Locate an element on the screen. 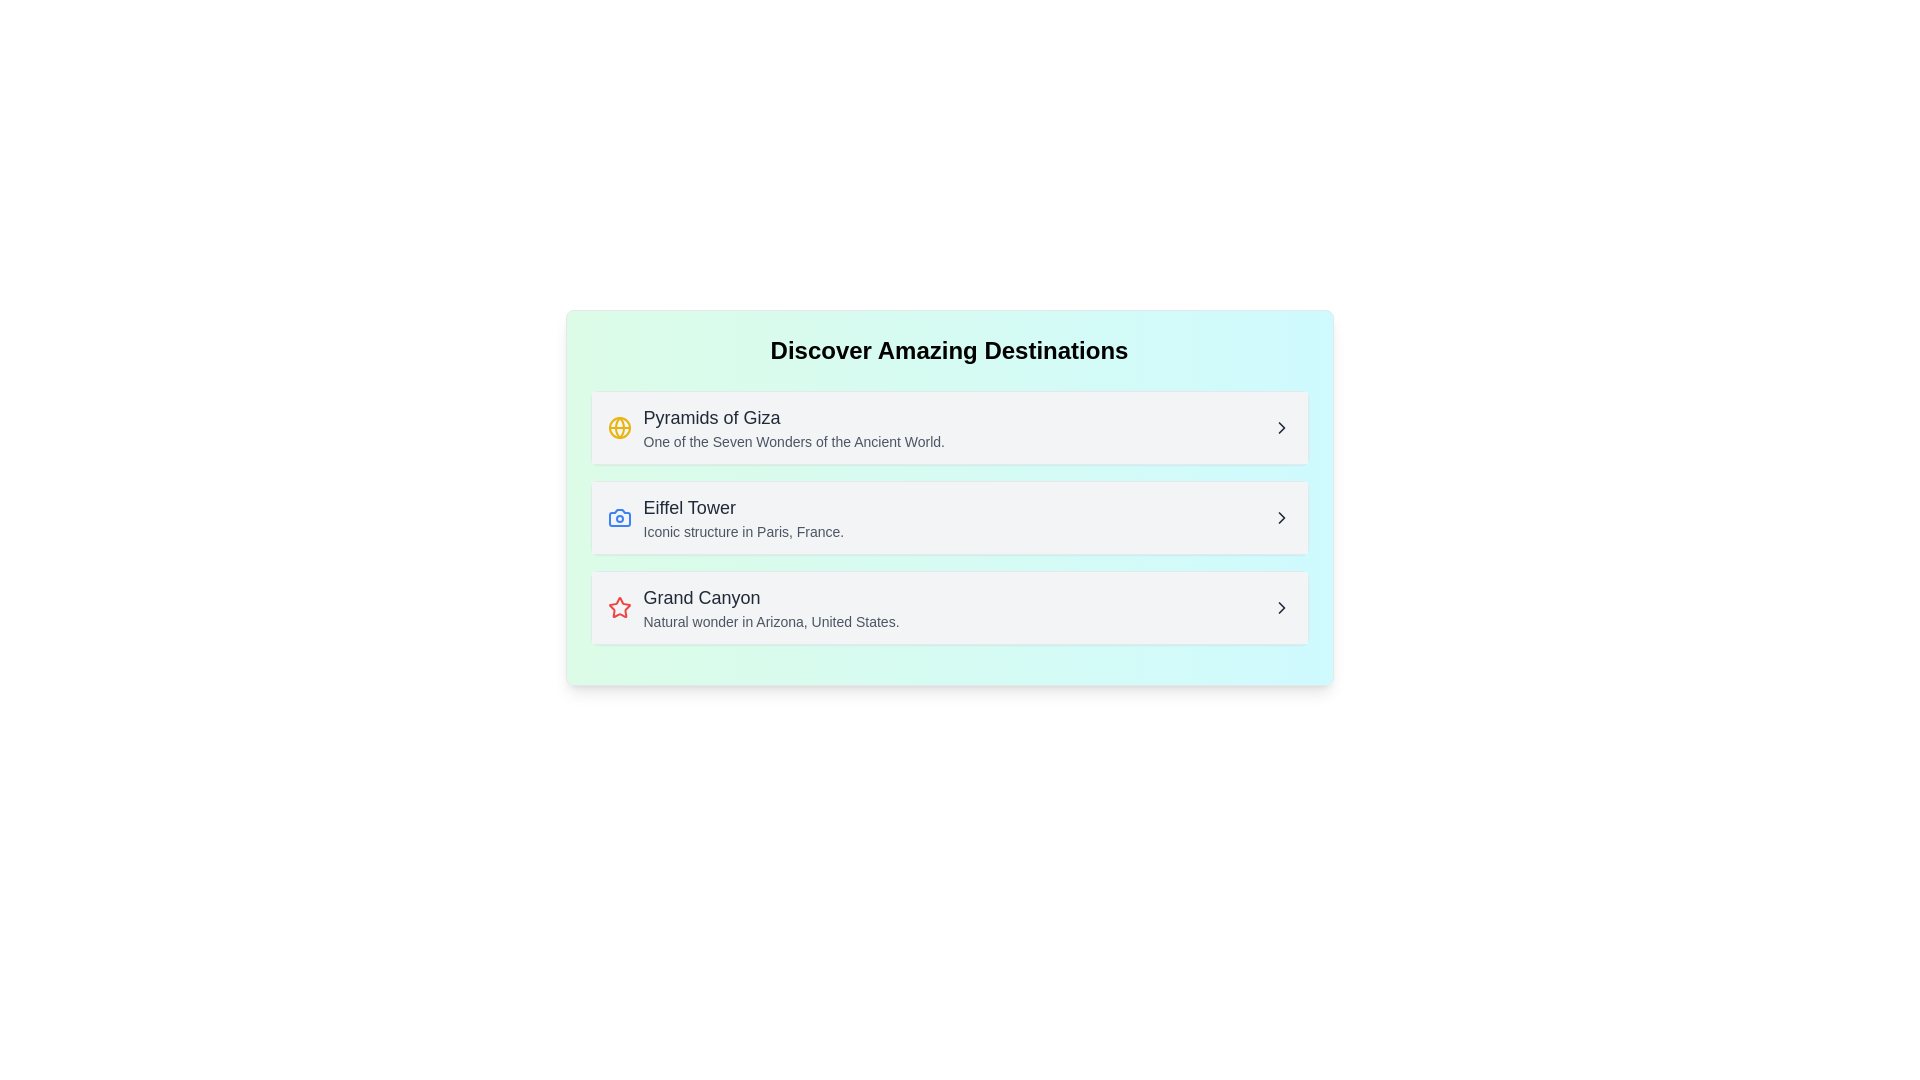 Image resolution: width=1920 pixels, height=1080 pixels. the right-pointing chevron icon located at the far-right end of the row titled 'Pyramids of Giza' is located at coordinates (1281, 427).